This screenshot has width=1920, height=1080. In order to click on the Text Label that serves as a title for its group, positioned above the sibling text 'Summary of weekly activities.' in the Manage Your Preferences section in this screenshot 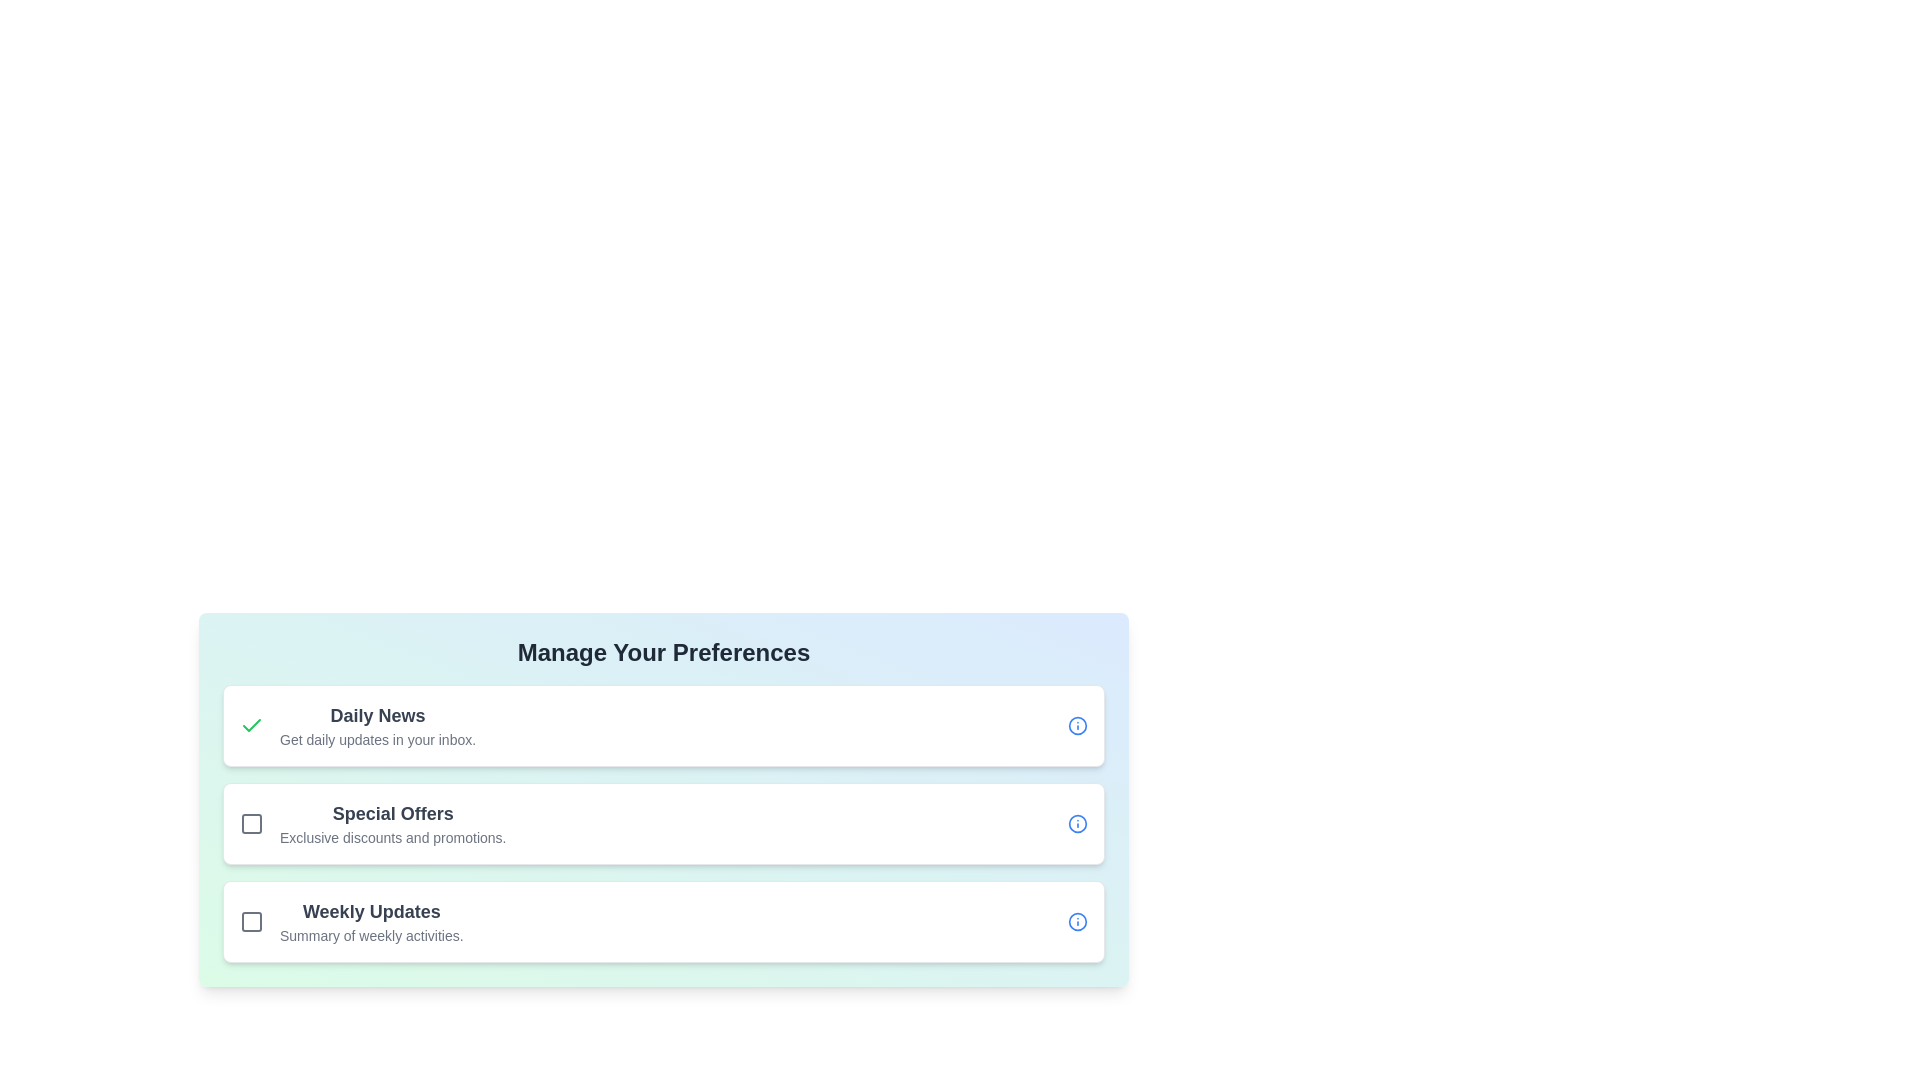, I will do `click(371, 911)`.